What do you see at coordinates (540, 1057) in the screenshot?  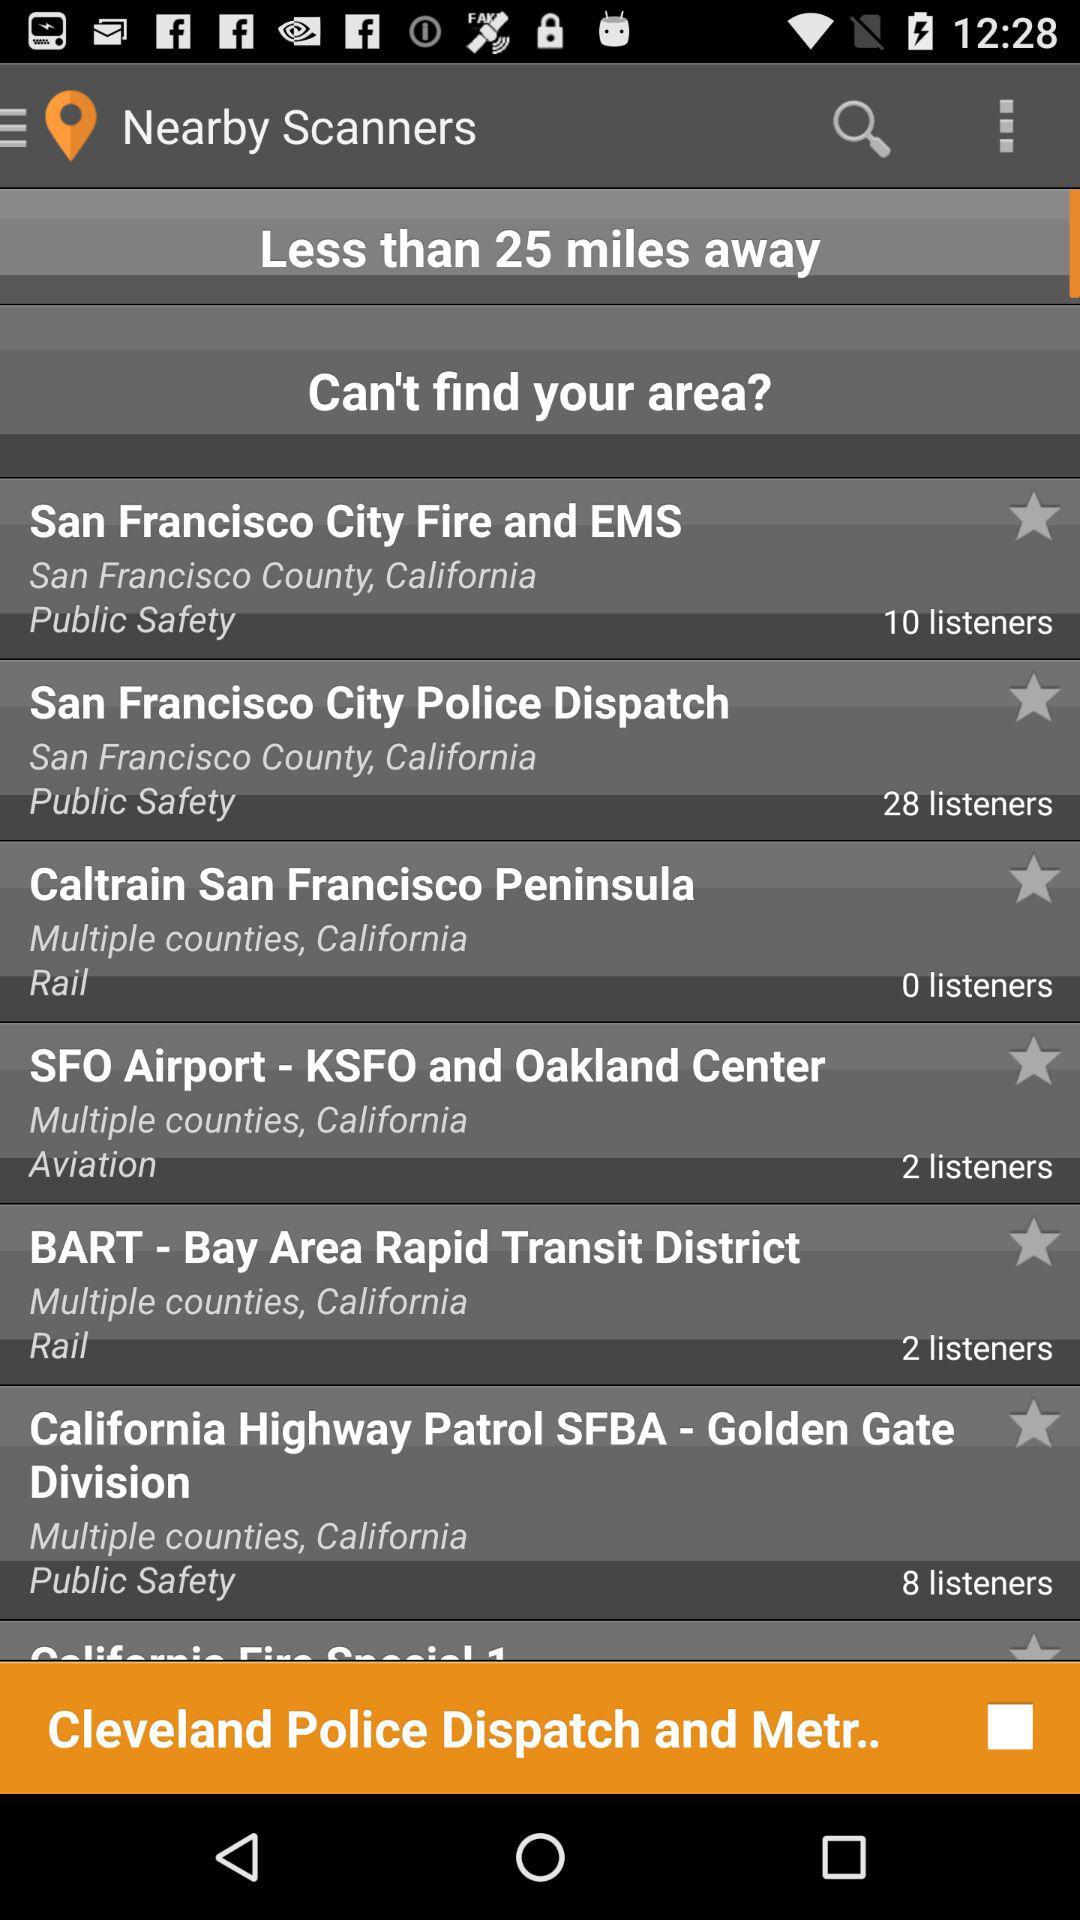 I see `the icon below the 0 listeners` at bounding box center [540, 1057].